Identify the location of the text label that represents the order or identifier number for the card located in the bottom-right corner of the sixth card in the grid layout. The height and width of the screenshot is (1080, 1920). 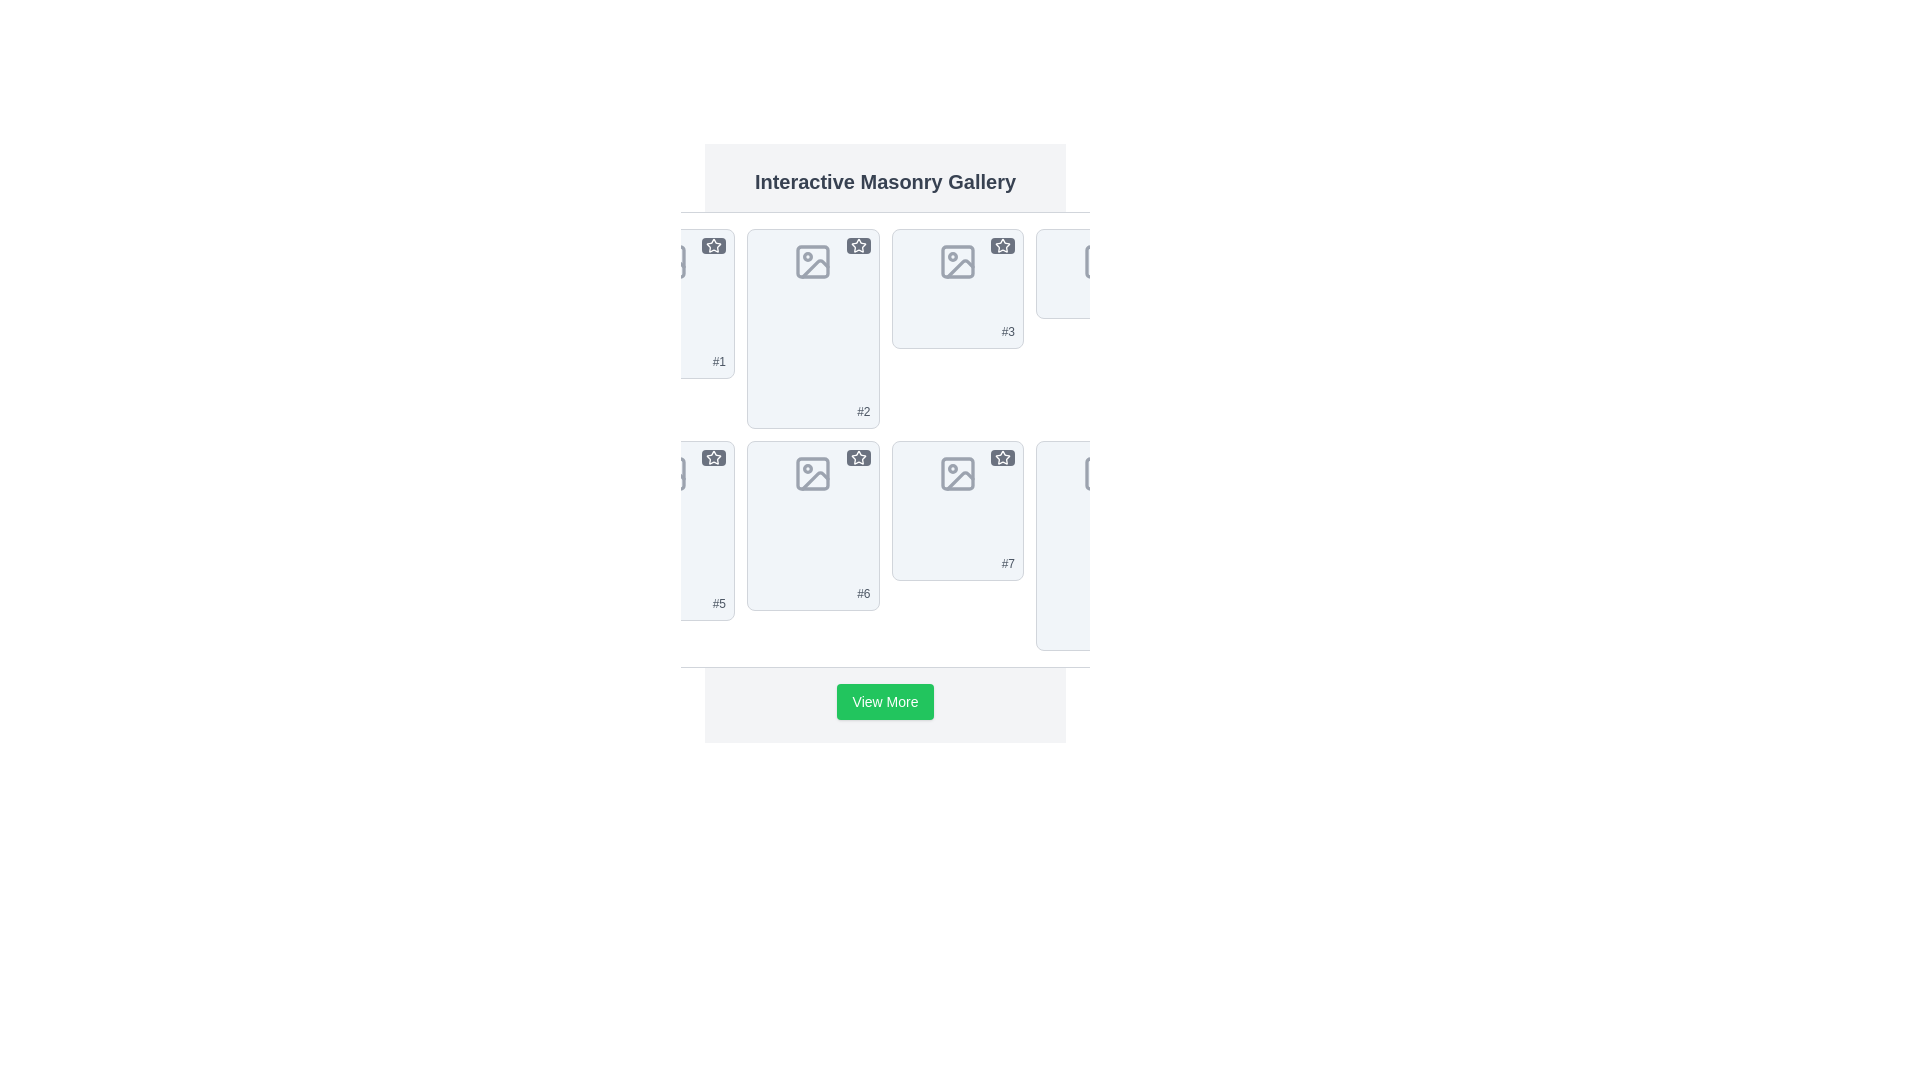
(1008, 563).